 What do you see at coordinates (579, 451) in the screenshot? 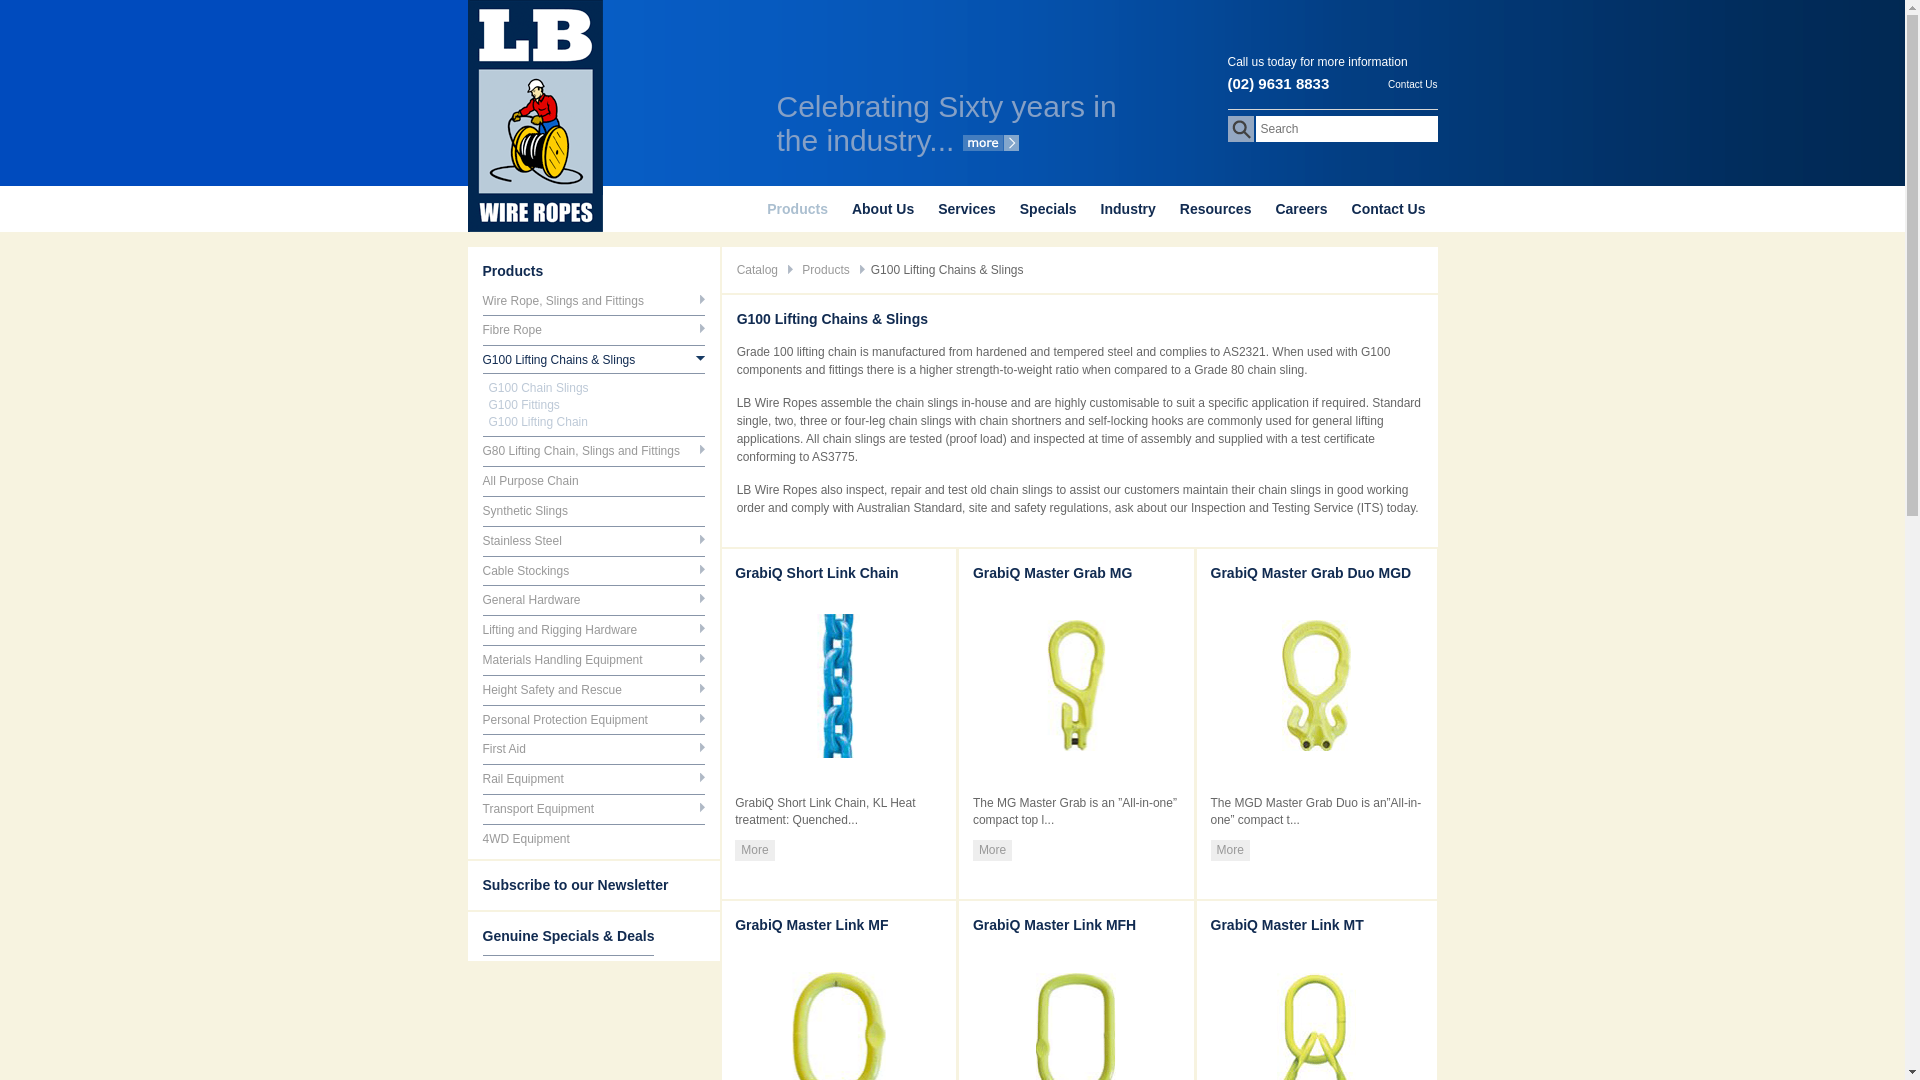
I see `'G80 Lifting Chain, Slings and Fittings'` at bounding box center [579, 451].